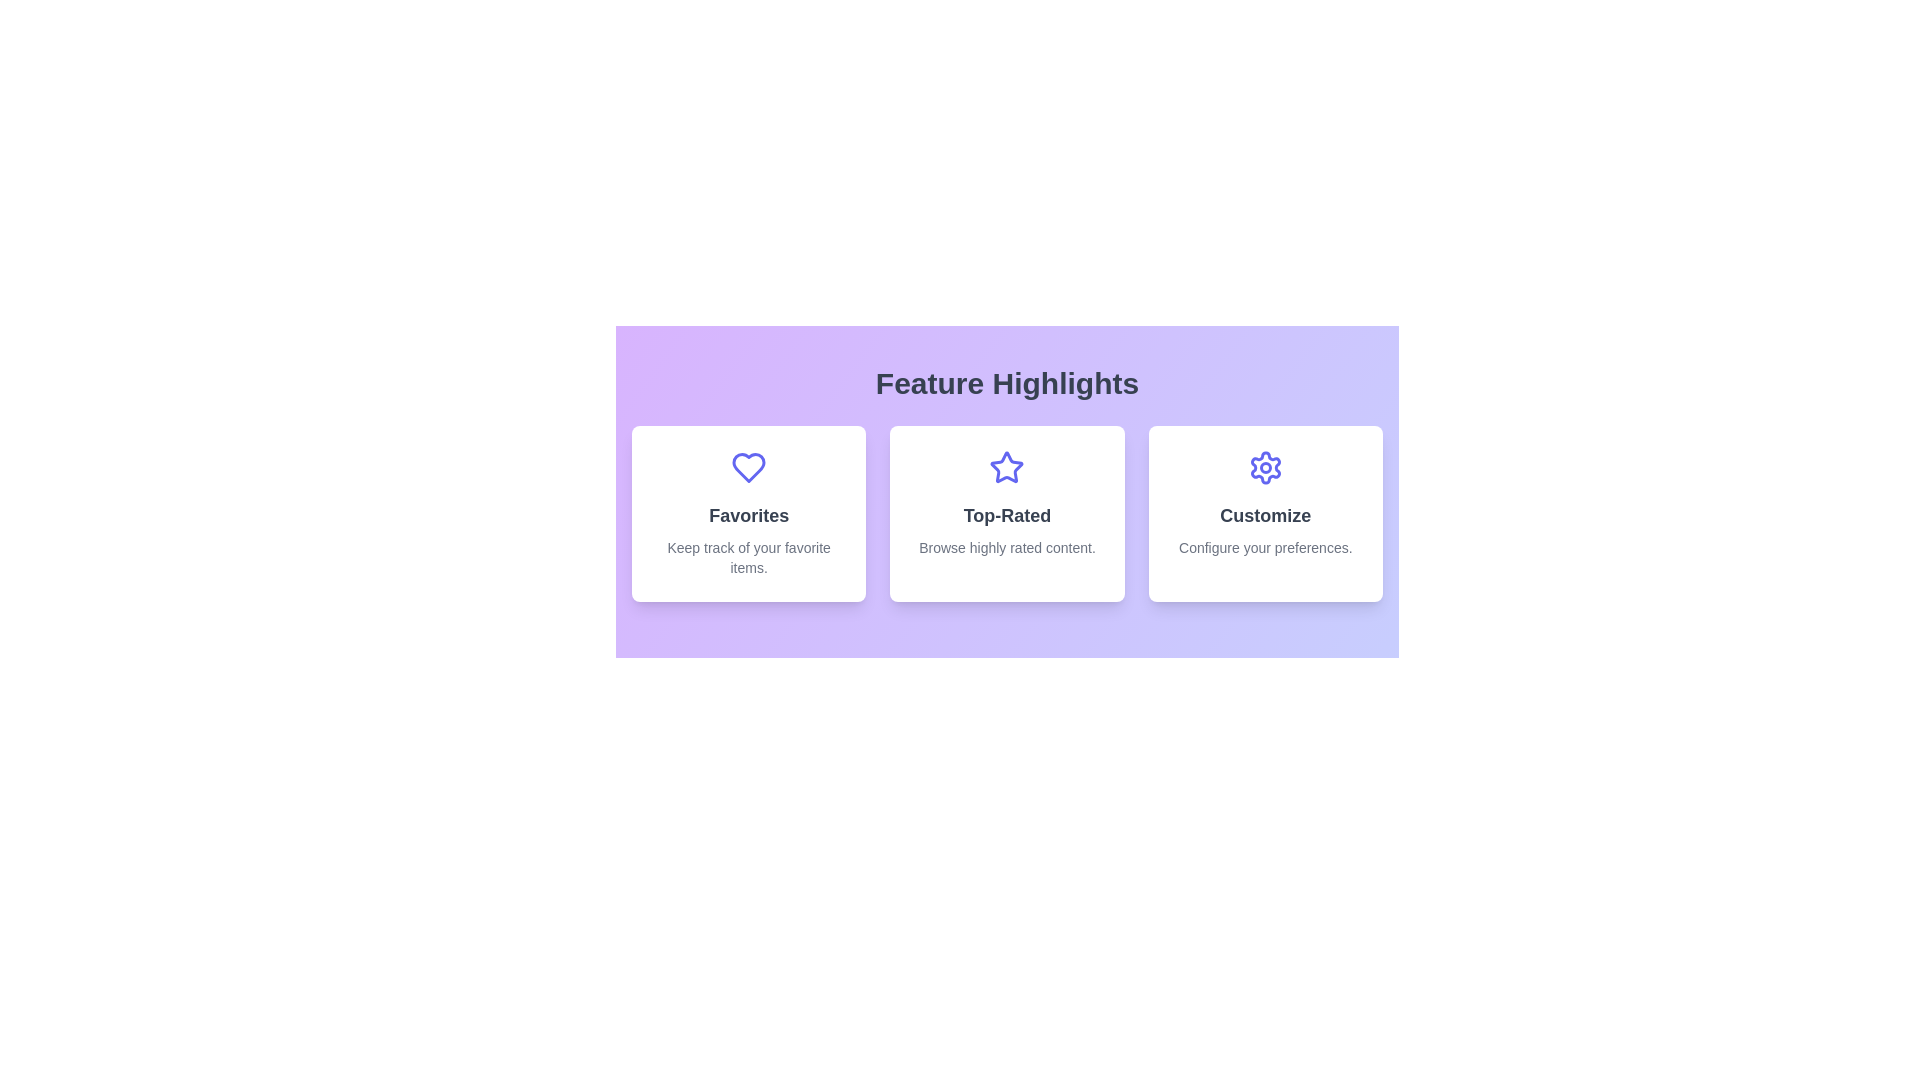 This screenshot has width=1920, height=1080. What do you see at coordinates (748, 467) in the screenshot?
I see `the heart-shaped icon outlined in blue, located at the top center of the 'Favorites' card, above the title 'Favorites'` at bounding box center [748, 467].